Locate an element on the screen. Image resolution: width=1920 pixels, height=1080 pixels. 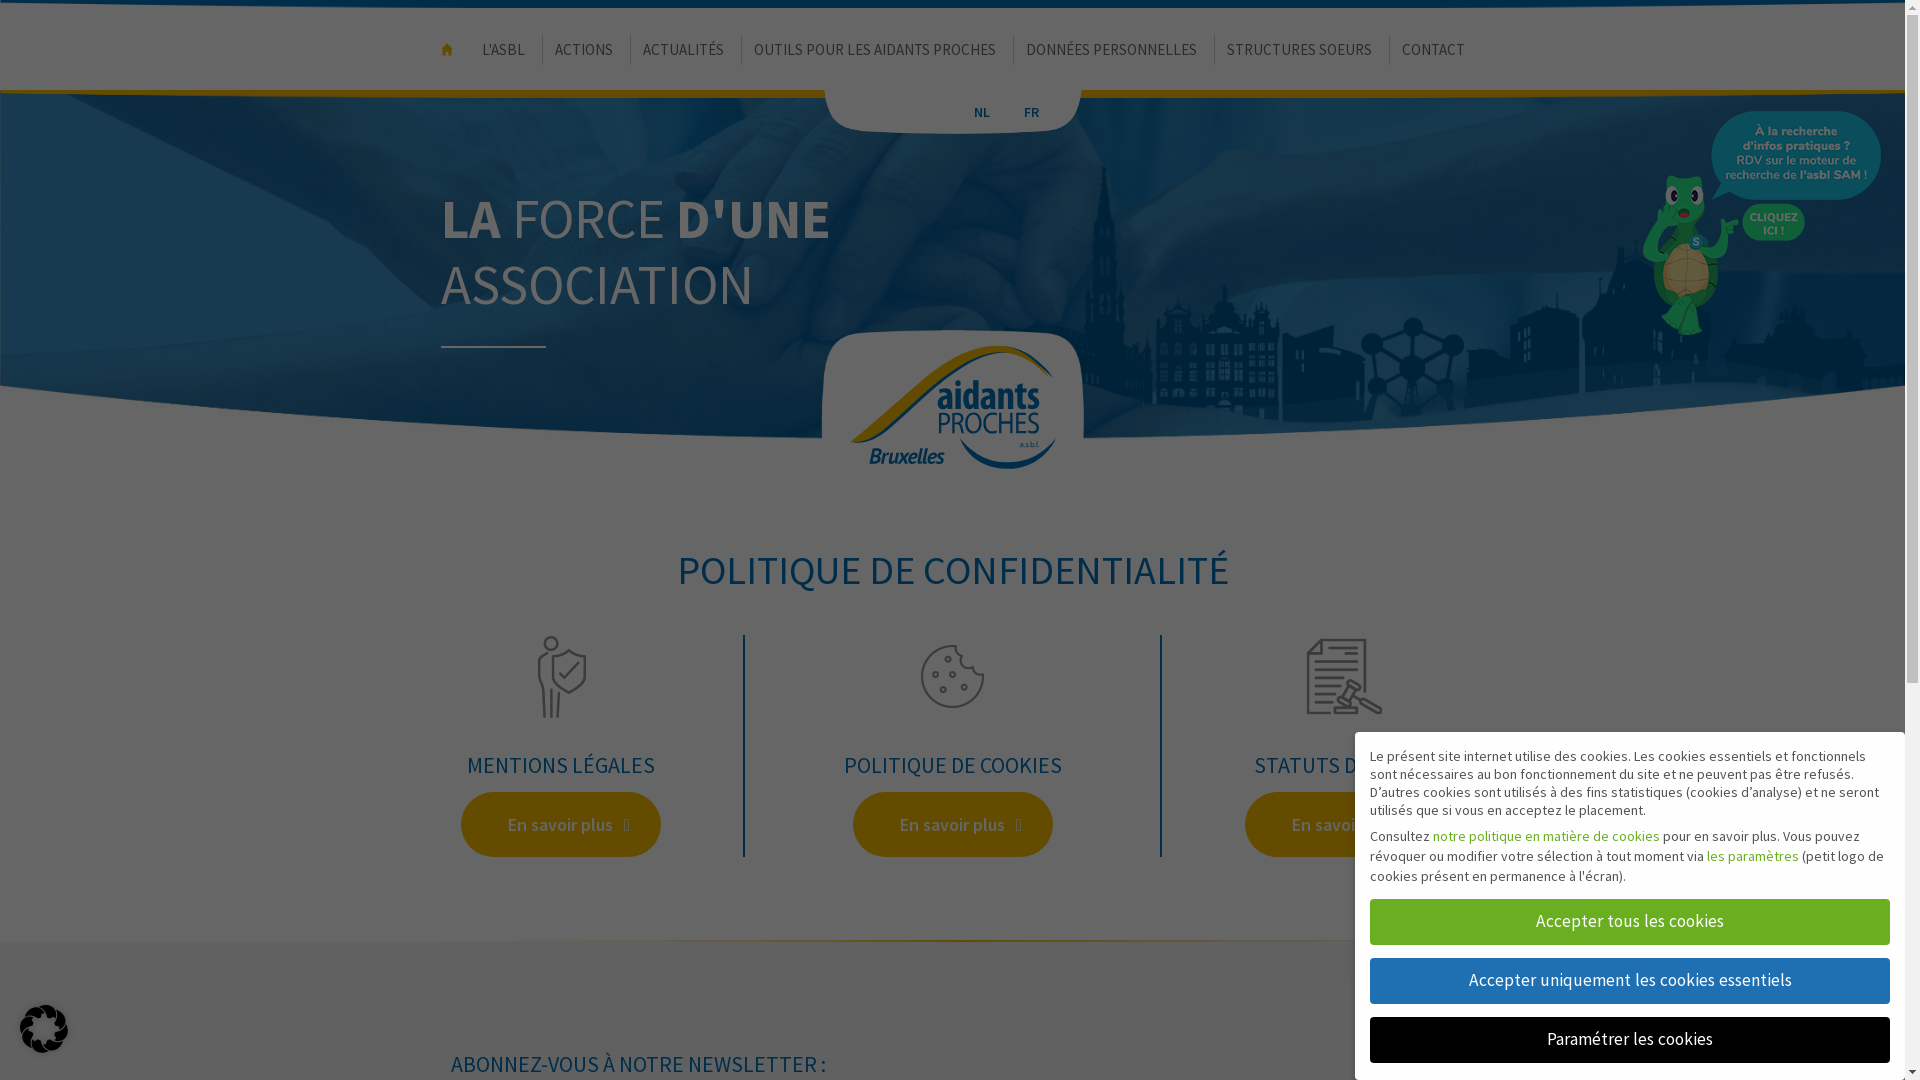
'L'ASBL' is located at coordinates (503, 45).